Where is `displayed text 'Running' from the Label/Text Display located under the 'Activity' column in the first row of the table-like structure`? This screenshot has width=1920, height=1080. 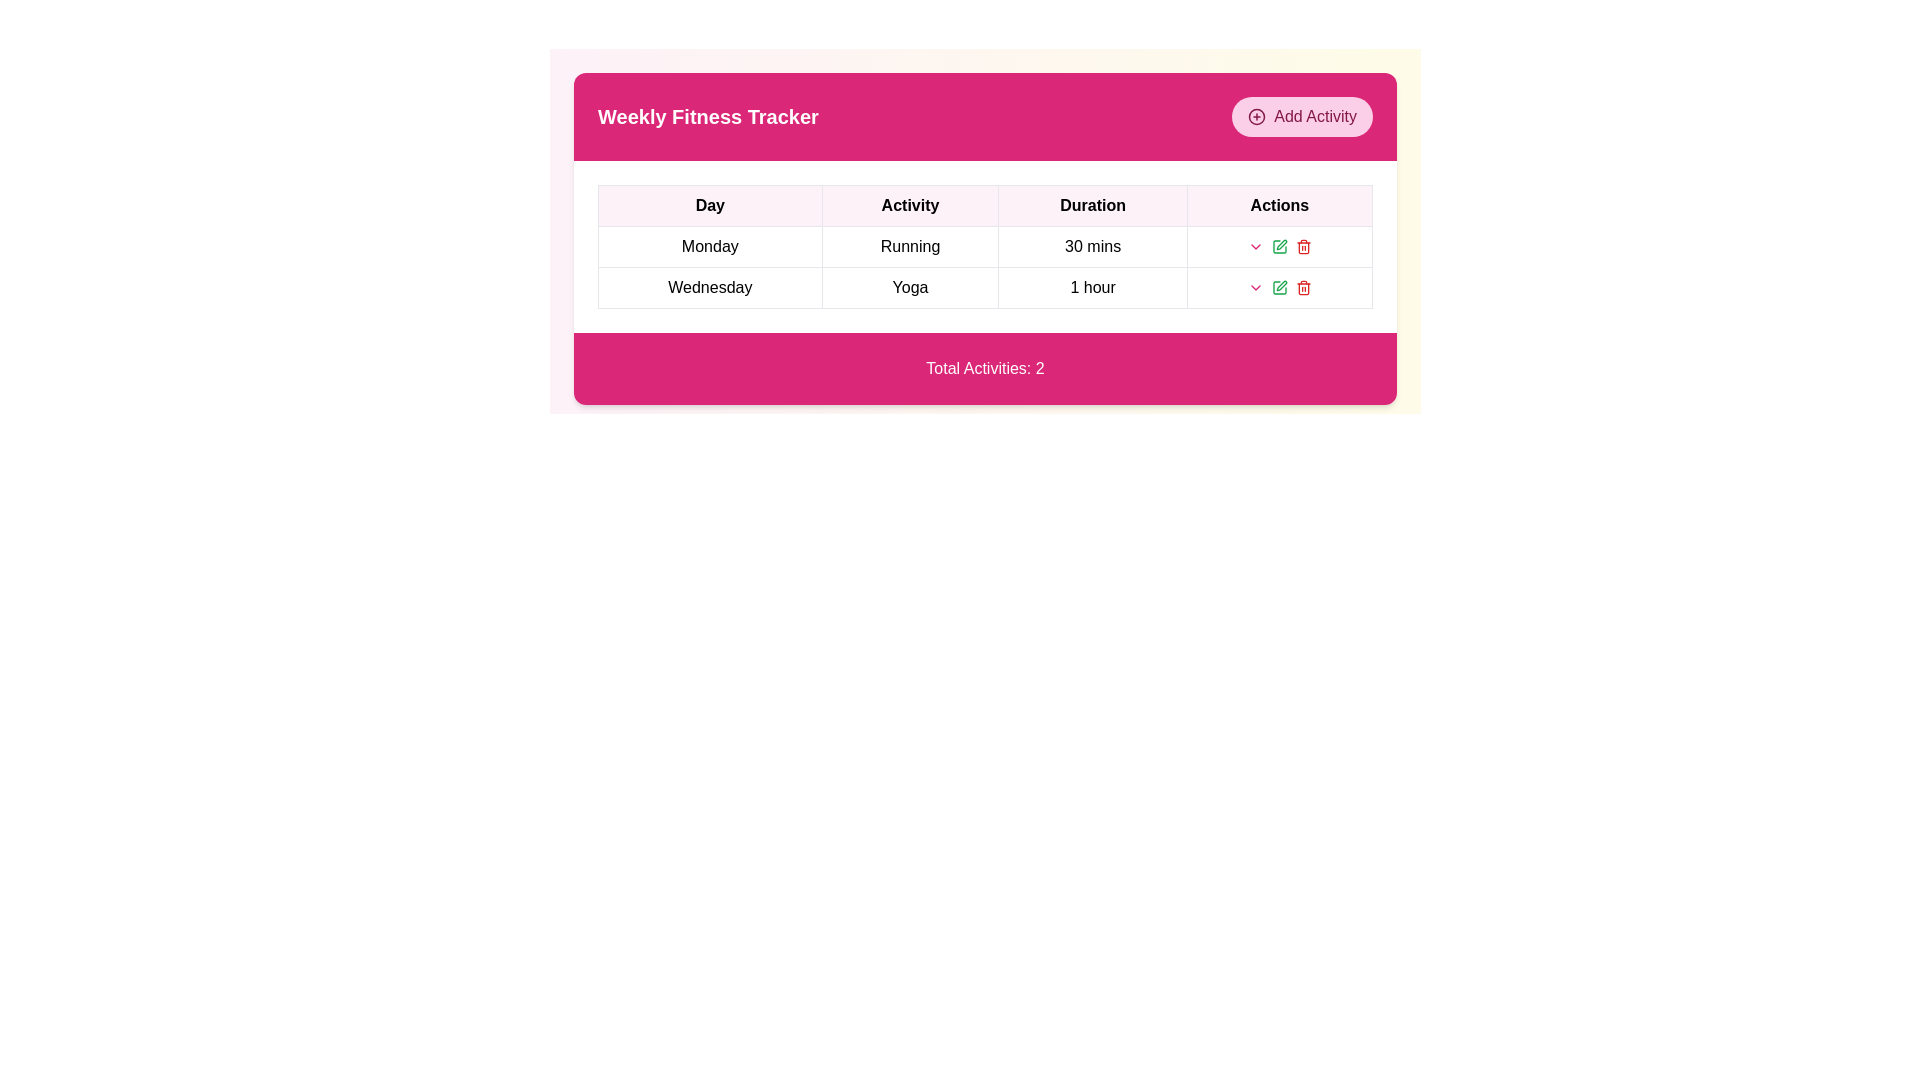
displayed text 'Running' from the Label/Text Display located under the 'Activity' column in the first row of the table-like structure is located at coordinates (909, 245).